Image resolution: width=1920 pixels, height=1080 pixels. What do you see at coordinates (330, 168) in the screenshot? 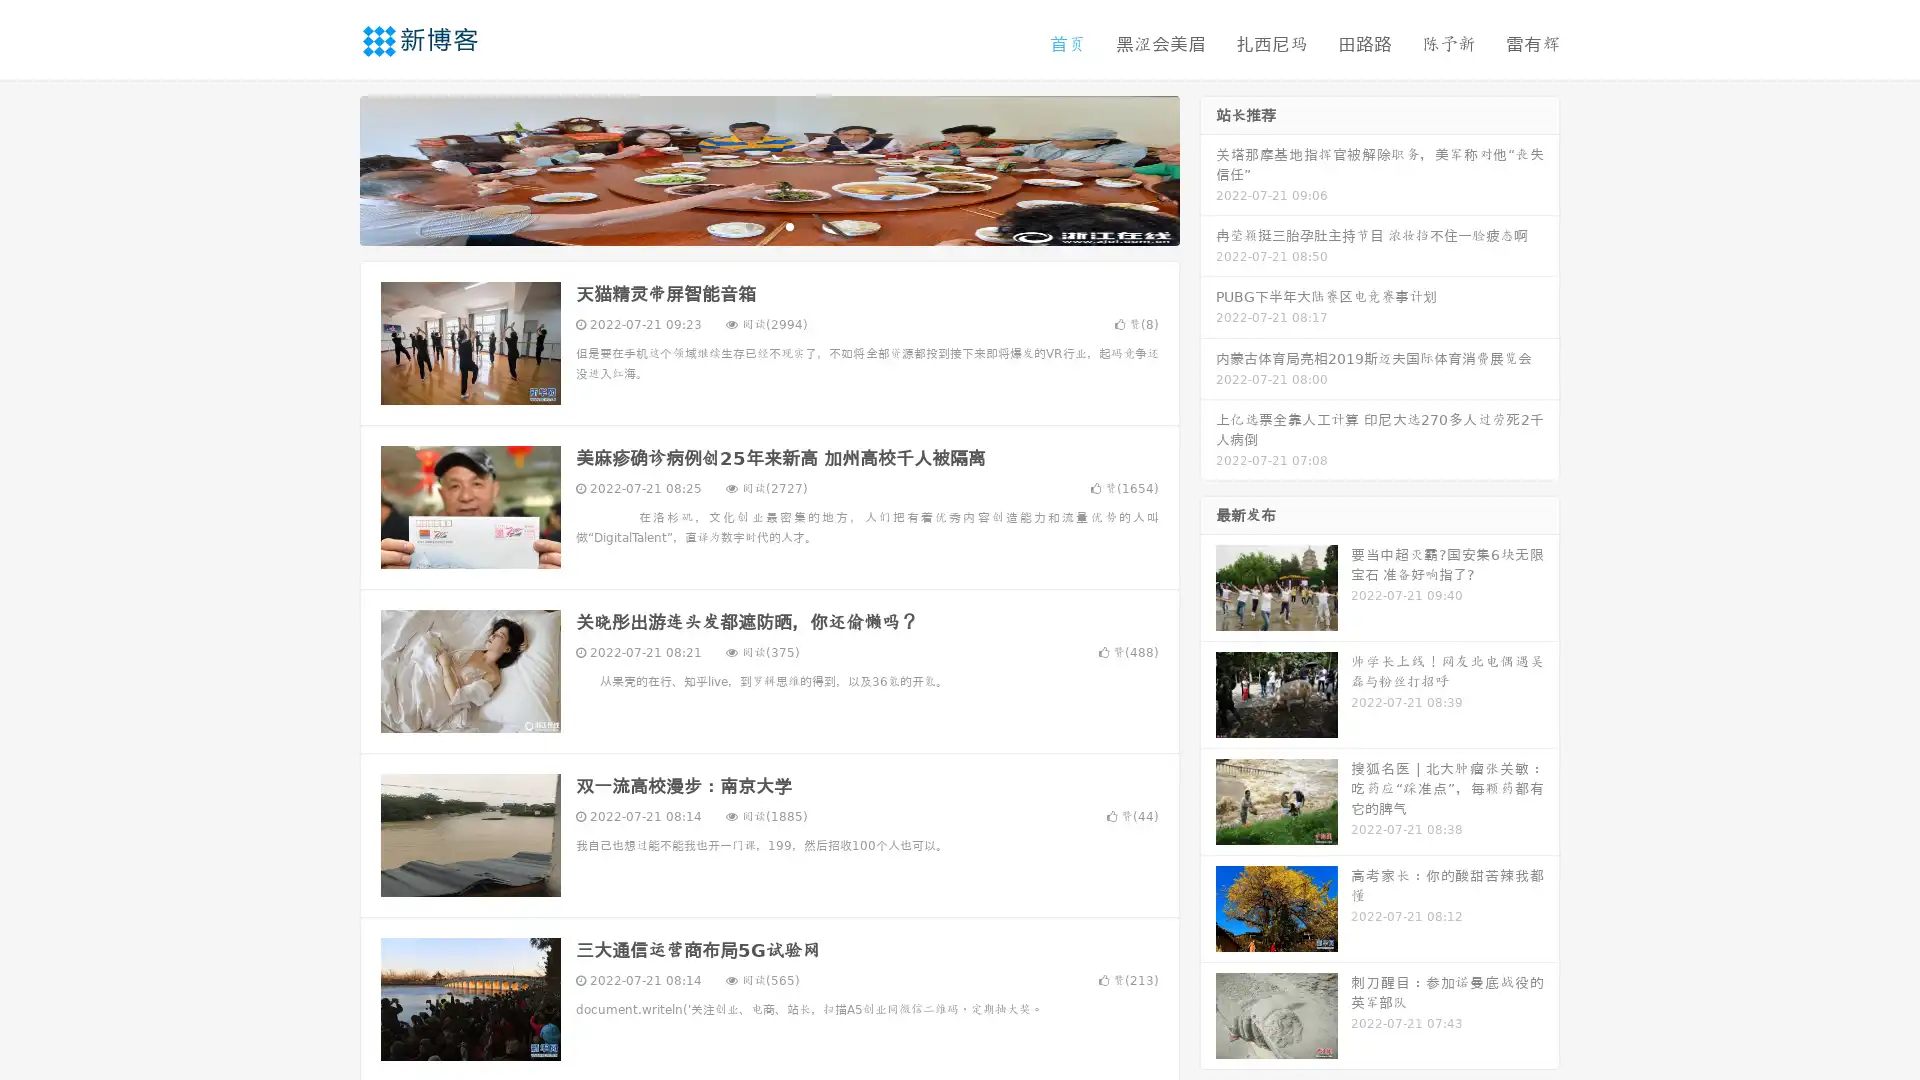
I see `Previous slide` at bounding box center [330, 168].